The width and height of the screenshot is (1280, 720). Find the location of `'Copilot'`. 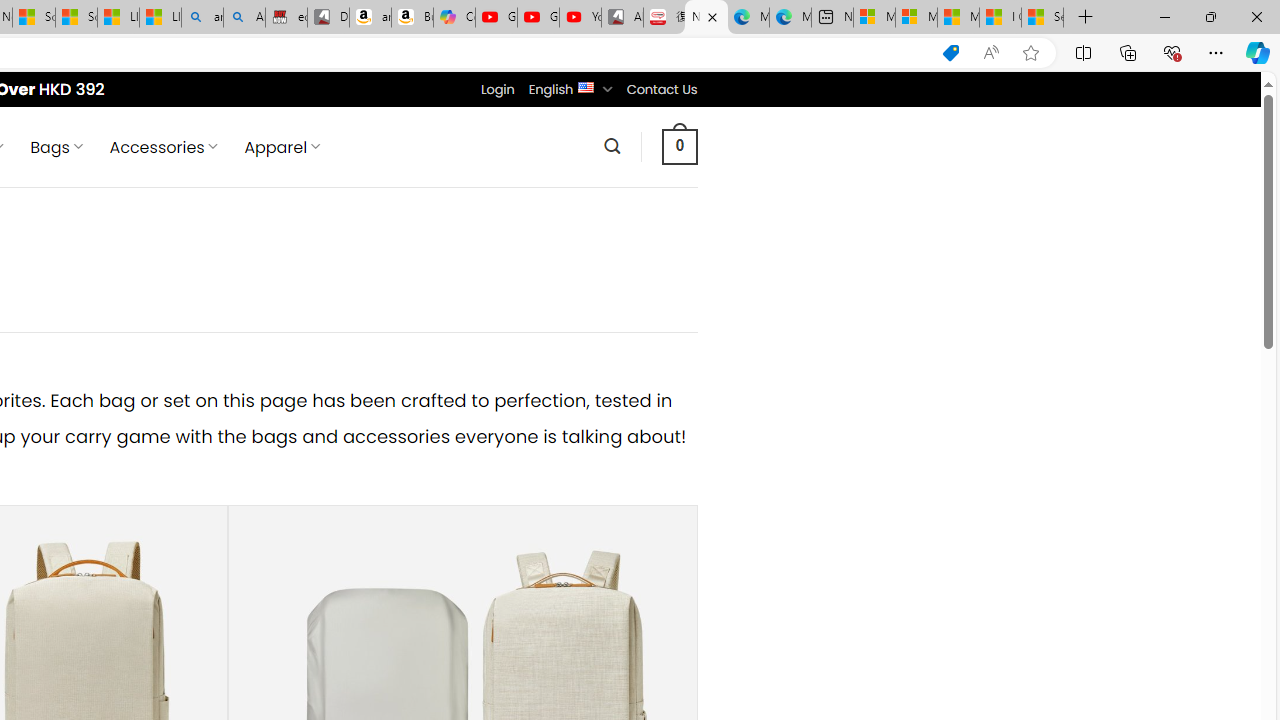

'Copilot' is located at coordinates (453, 17).